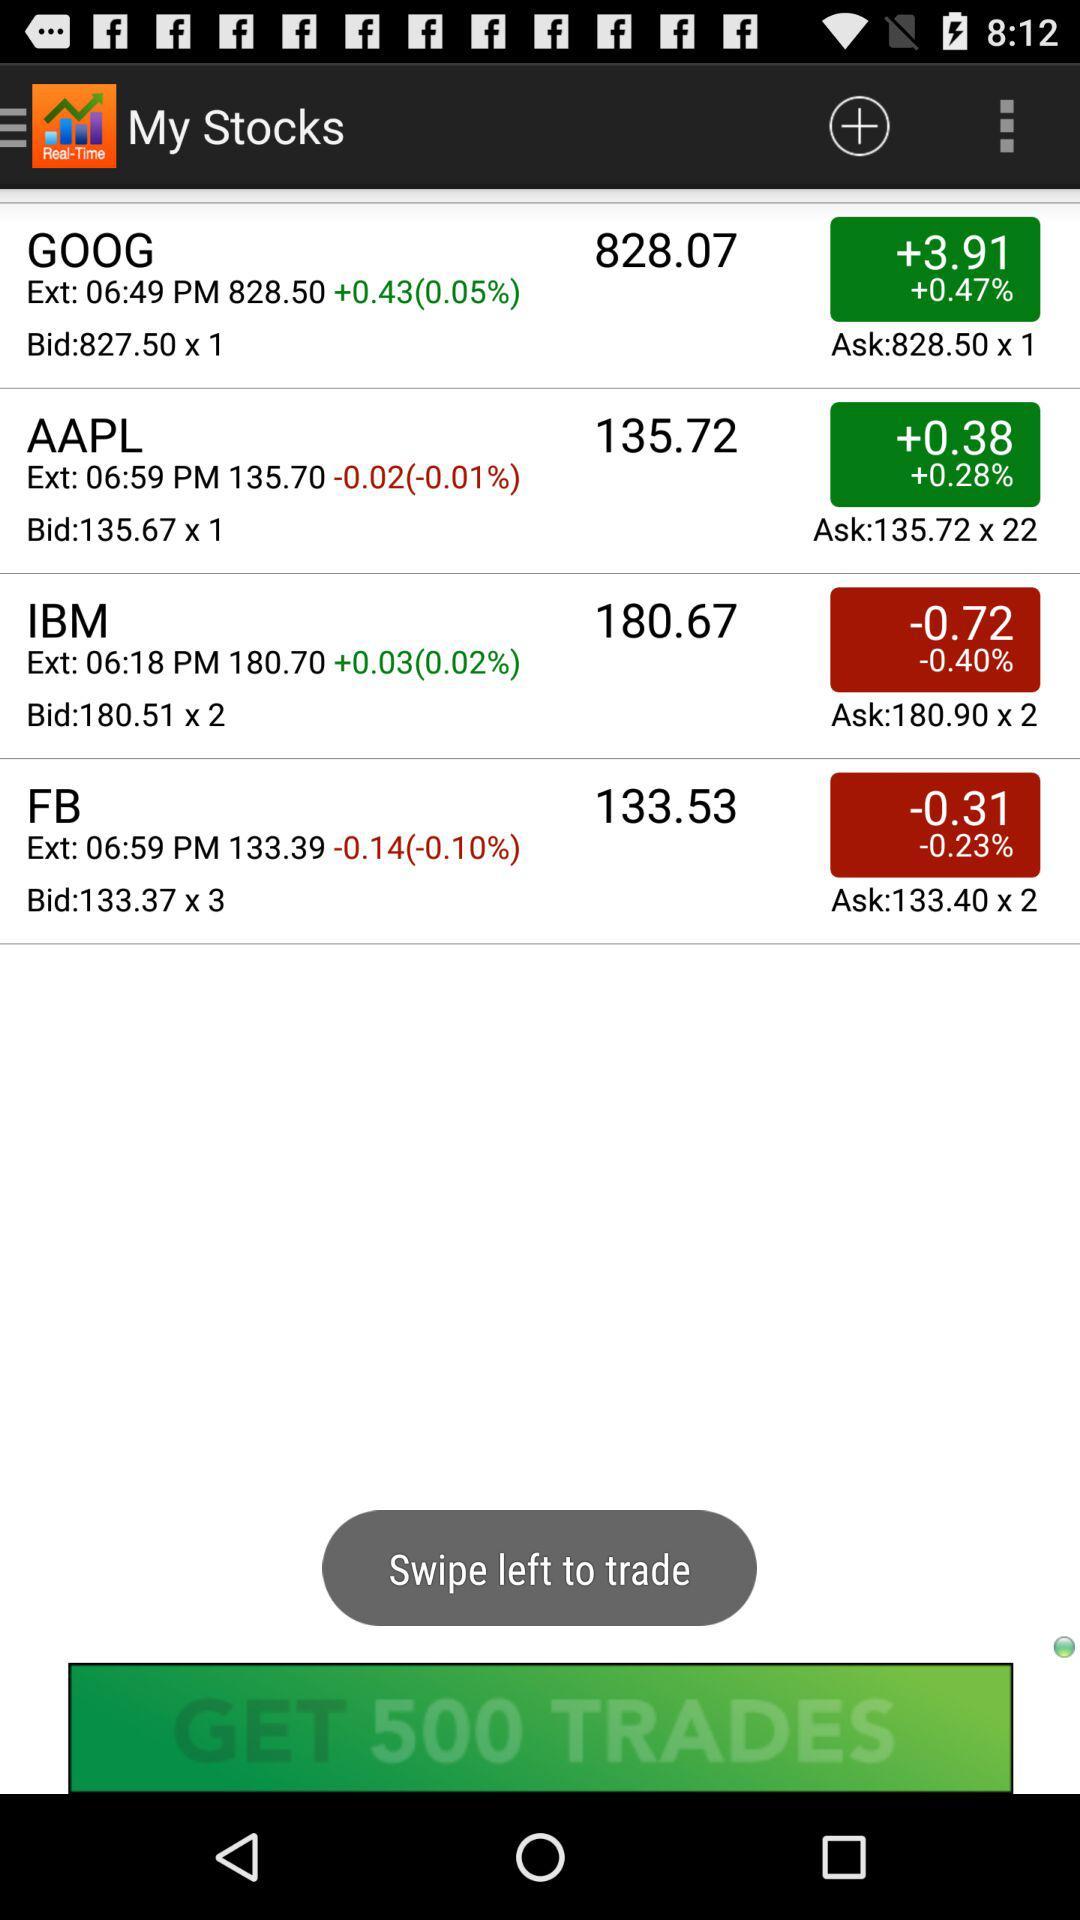 Image resolution: width=1080 pixels, height=1920 pixels. I want to click on advertisement, so click(540, 1727).